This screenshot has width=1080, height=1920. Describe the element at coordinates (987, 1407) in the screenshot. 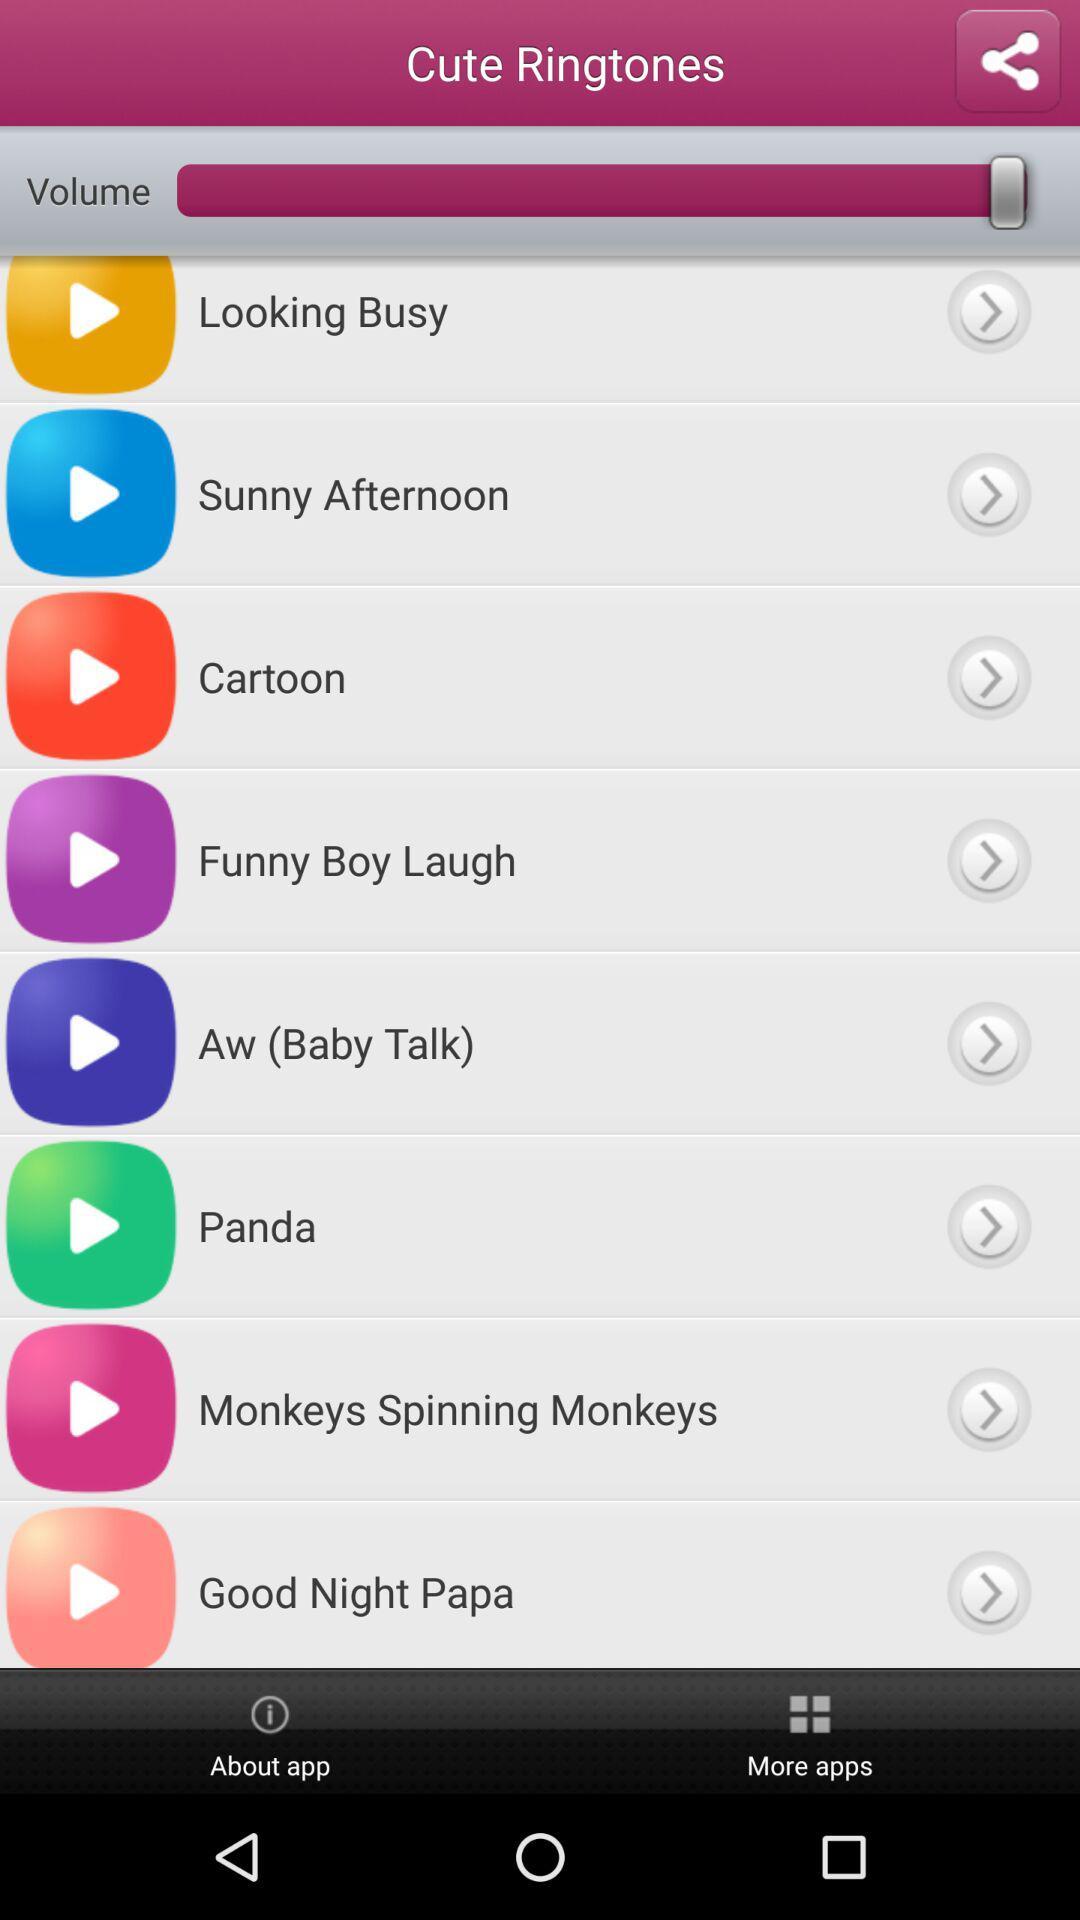

I see `option for monkeys` at that location.